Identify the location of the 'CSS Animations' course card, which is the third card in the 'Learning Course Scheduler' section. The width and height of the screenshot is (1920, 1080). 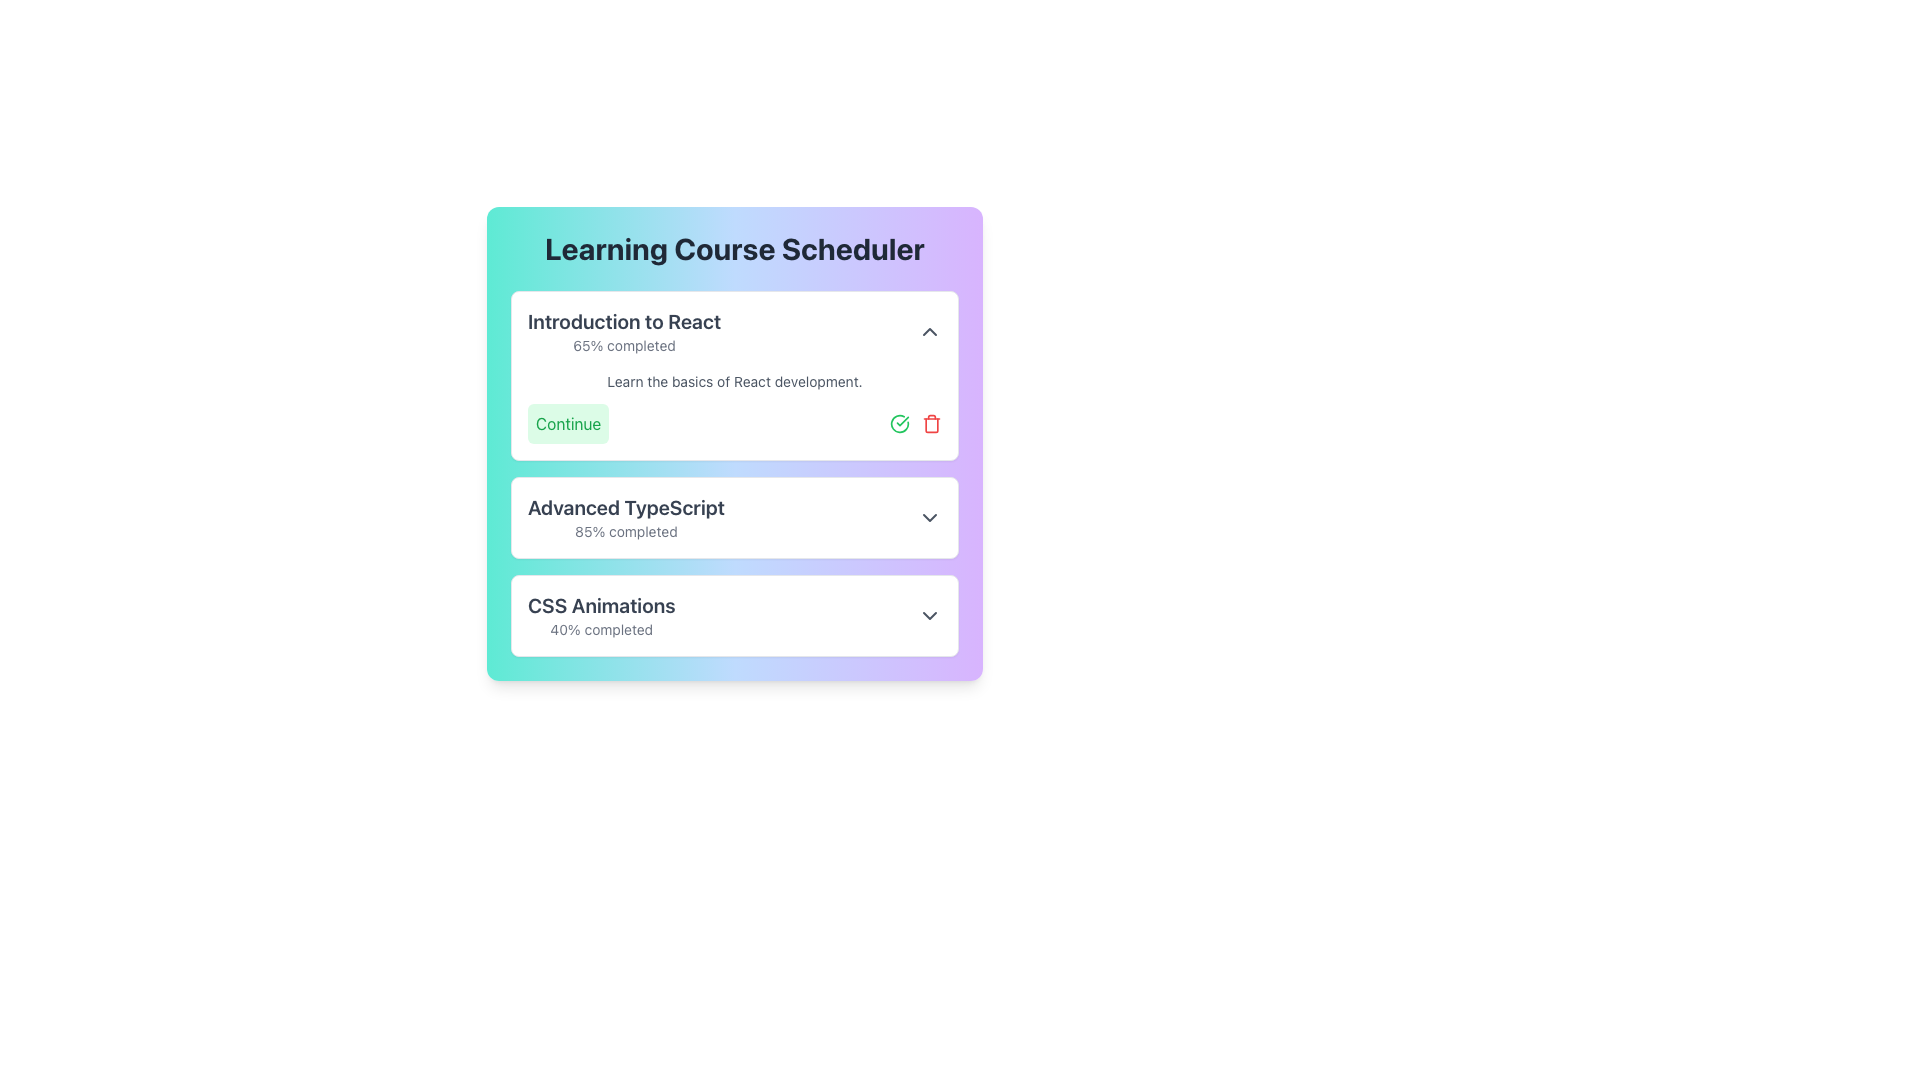
(733, 615).